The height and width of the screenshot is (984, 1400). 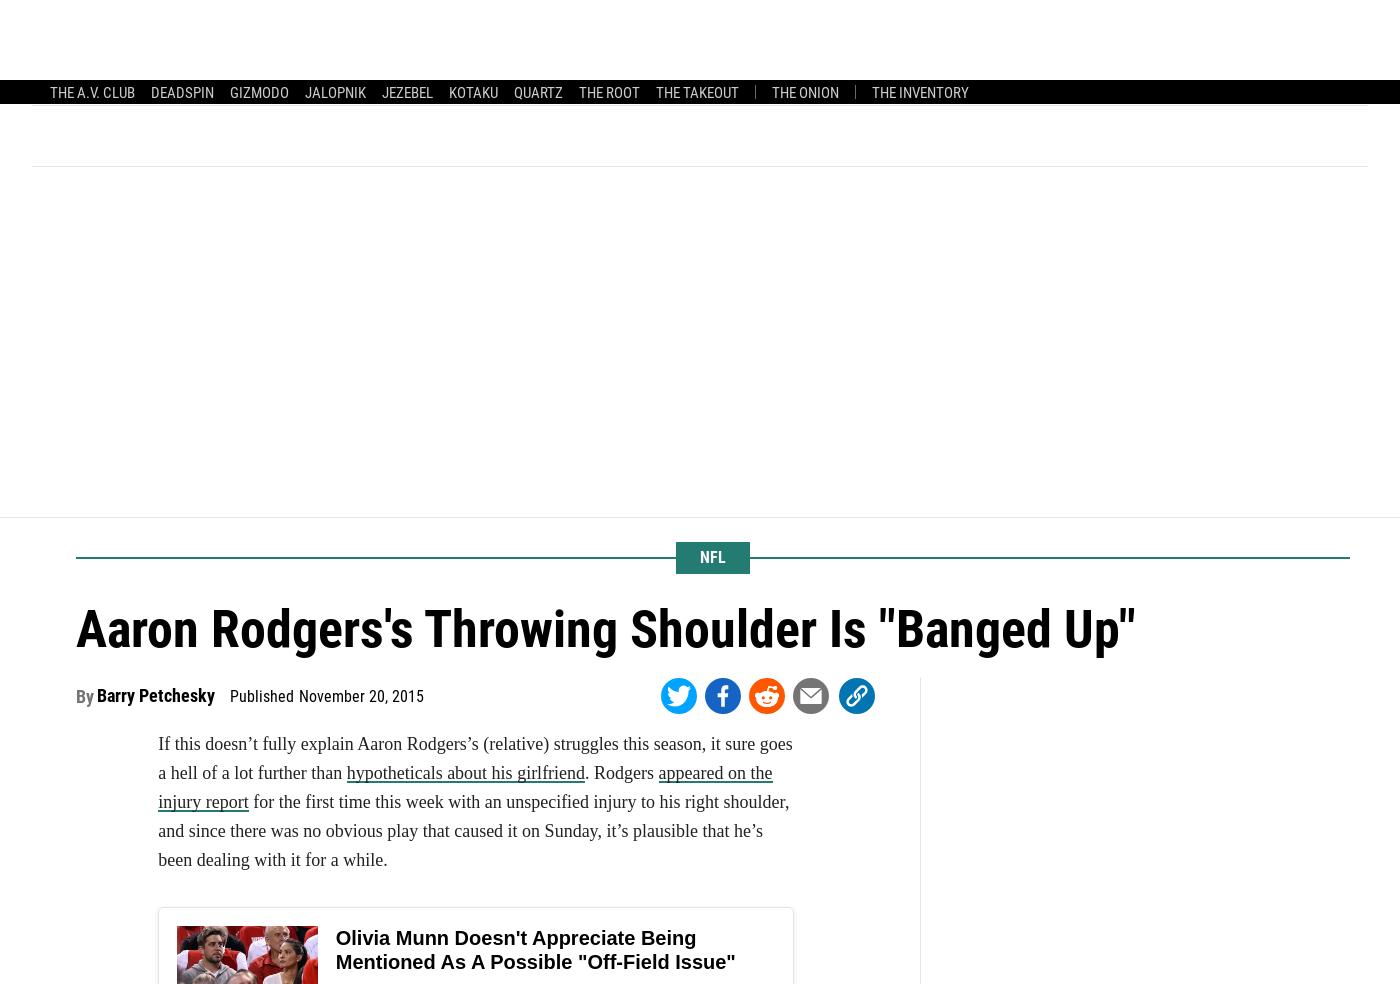 What do you see at coordinates (487, 33) in the screenshot?
I see `'Baseball'` at bounding box center [487, 33].